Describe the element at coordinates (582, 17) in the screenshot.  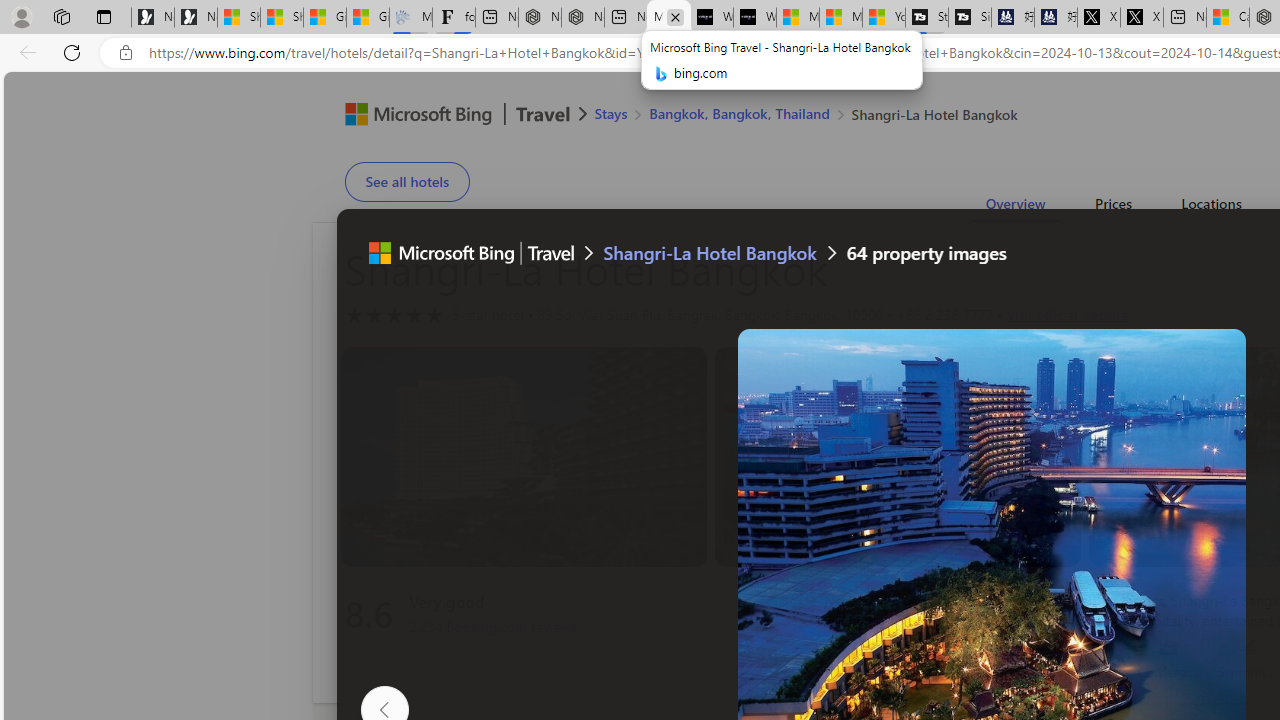
I see `'Nordace - #1 Japanese Best-Seller - Siena Smart Backpack'` at that location.